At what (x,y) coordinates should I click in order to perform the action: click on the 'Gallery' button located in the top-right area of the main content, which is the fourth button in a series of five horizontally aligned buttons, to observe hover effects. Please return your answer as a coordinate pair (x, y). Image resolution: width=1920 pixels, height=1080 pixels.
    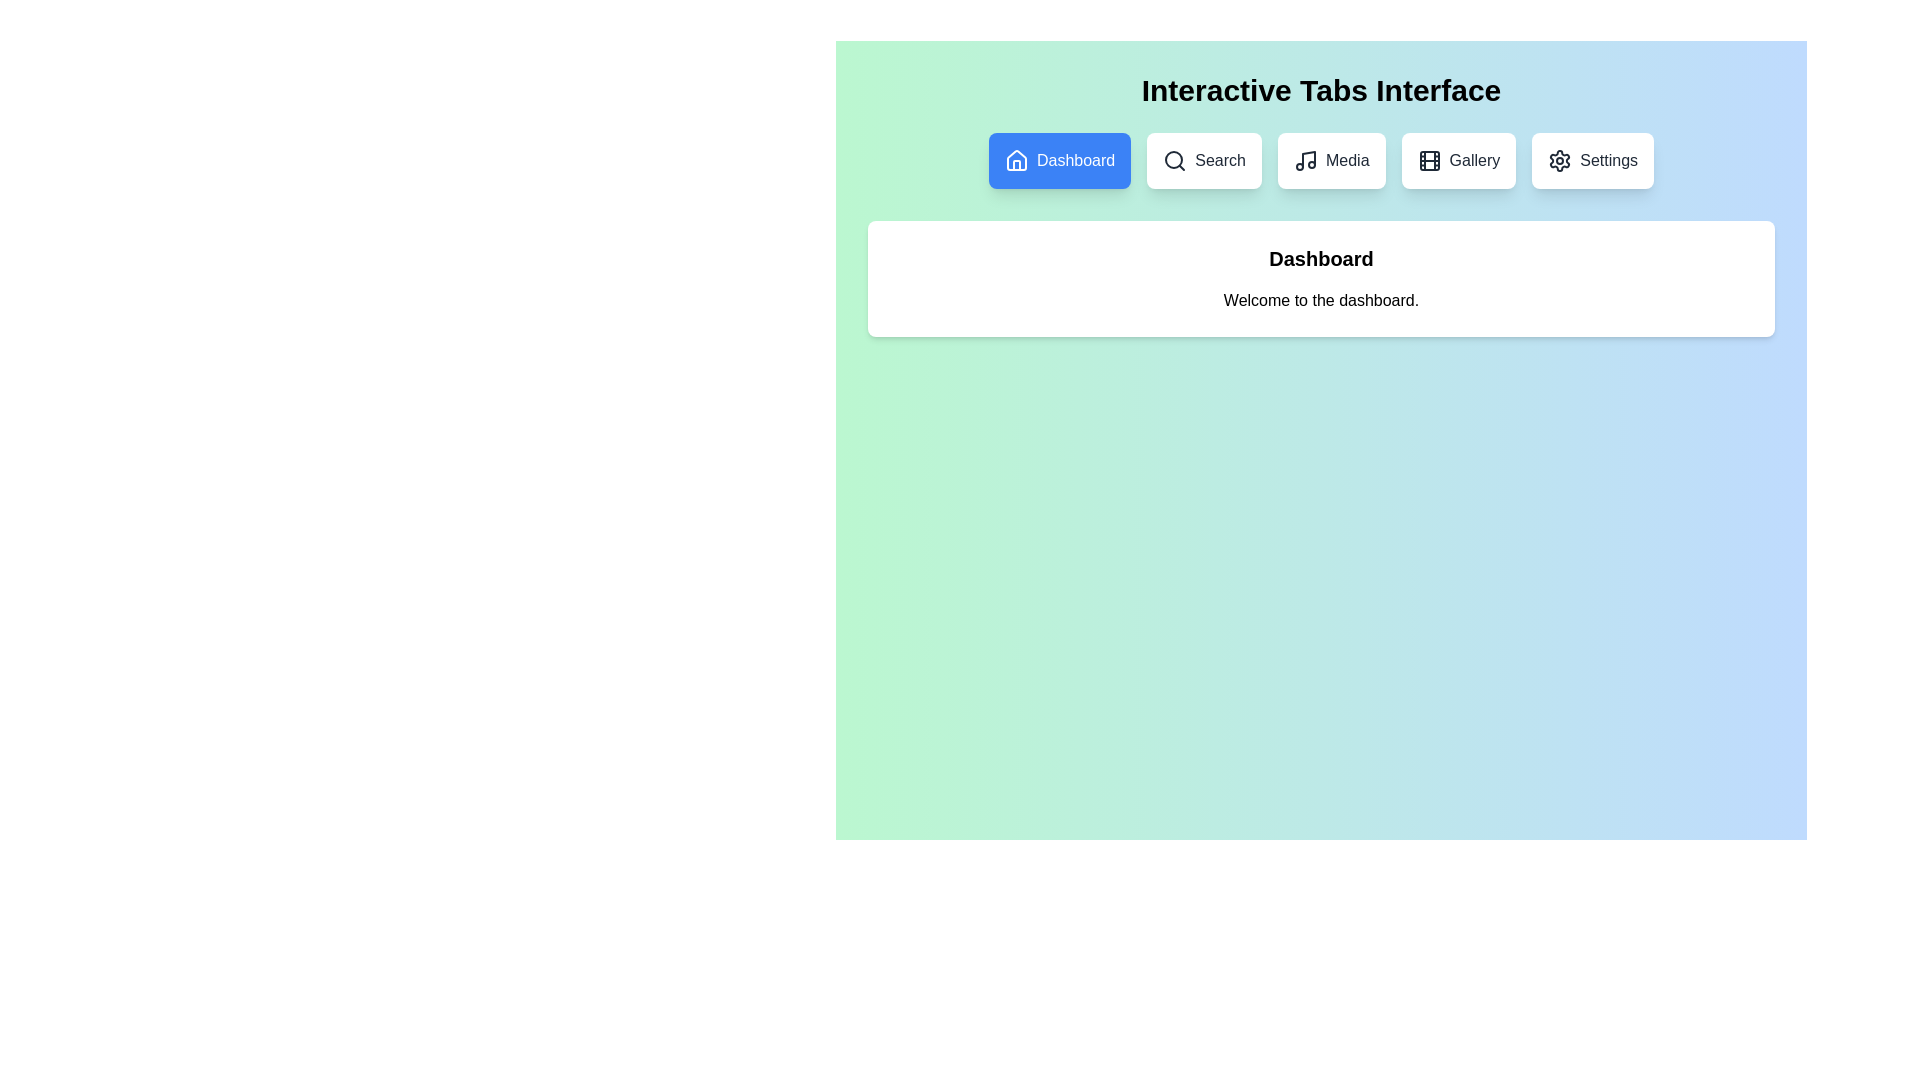
    Looking at the image, I should click on (1458, 160).